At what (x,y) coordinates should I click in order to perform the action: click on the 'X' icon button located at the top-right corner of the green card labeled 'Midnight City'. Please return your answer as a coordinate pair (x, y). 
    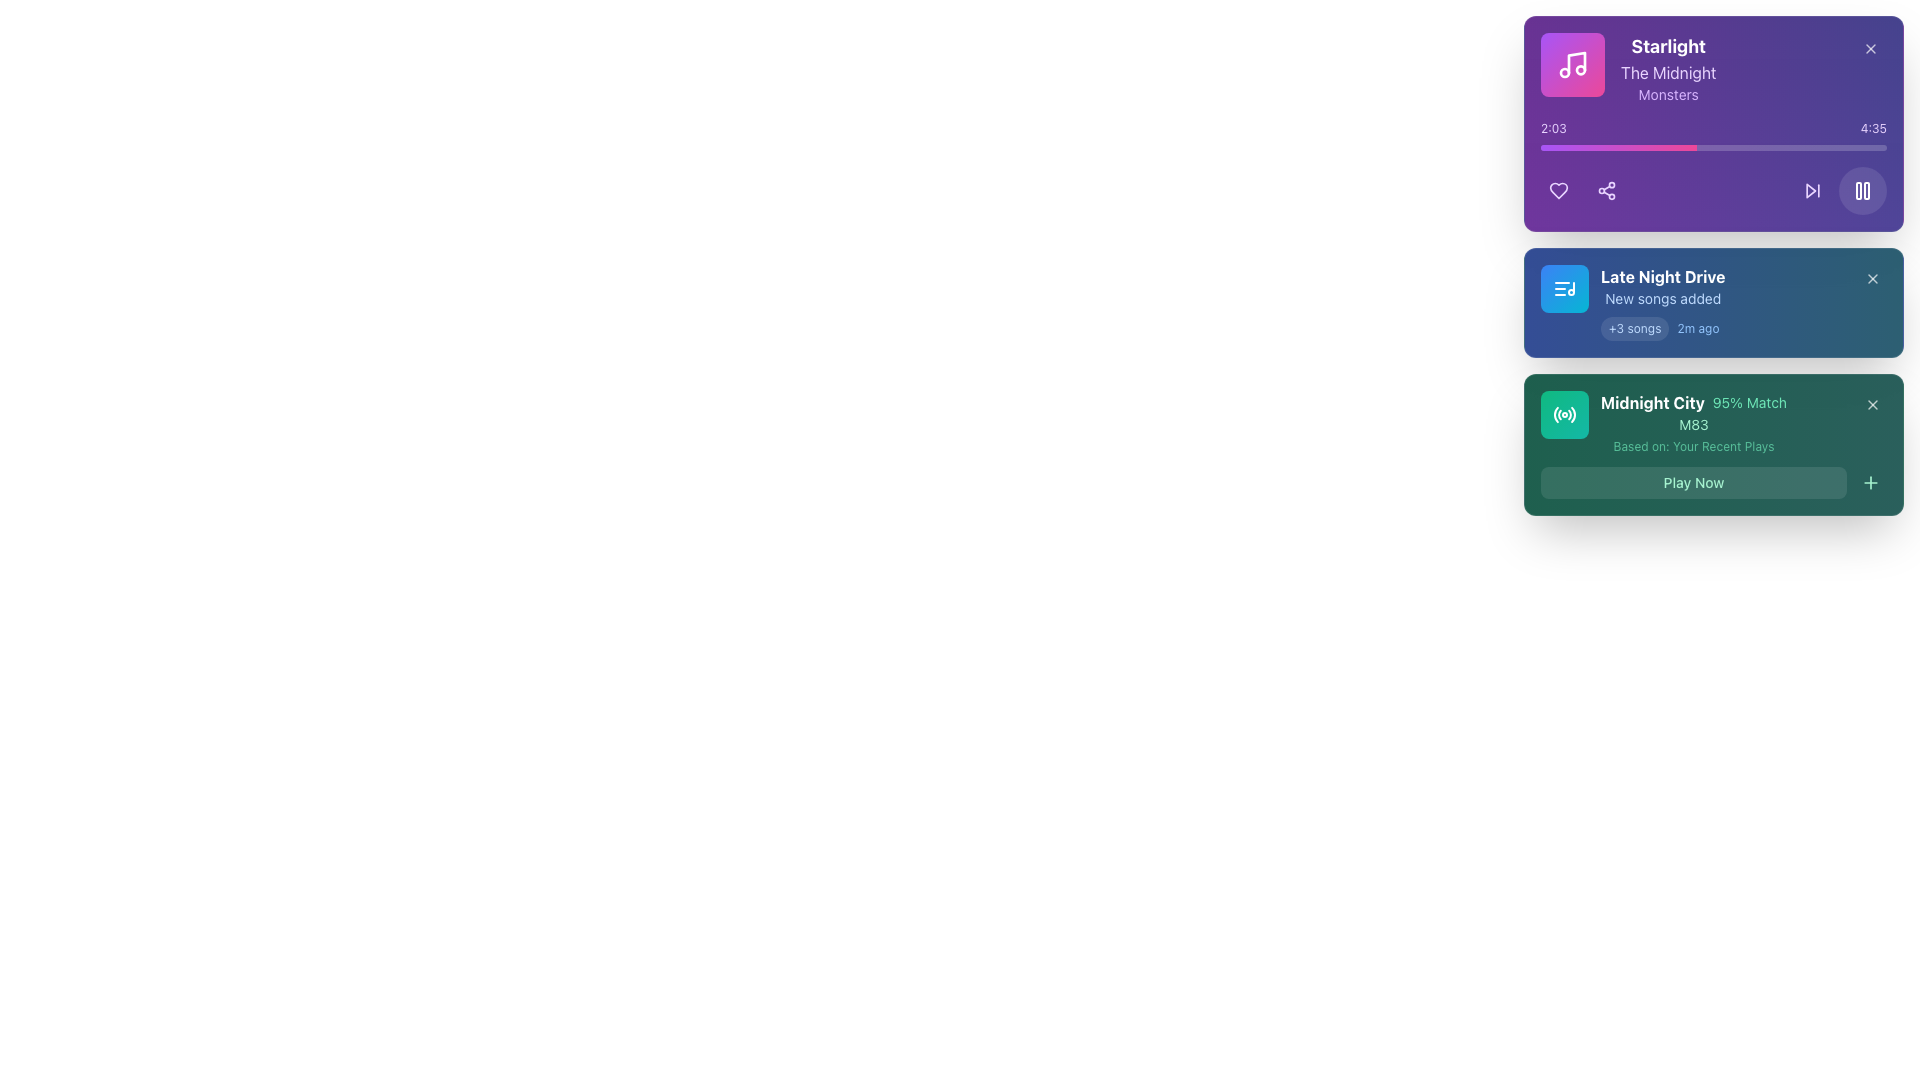
    Looking at the image, I should click on (1871, 405).